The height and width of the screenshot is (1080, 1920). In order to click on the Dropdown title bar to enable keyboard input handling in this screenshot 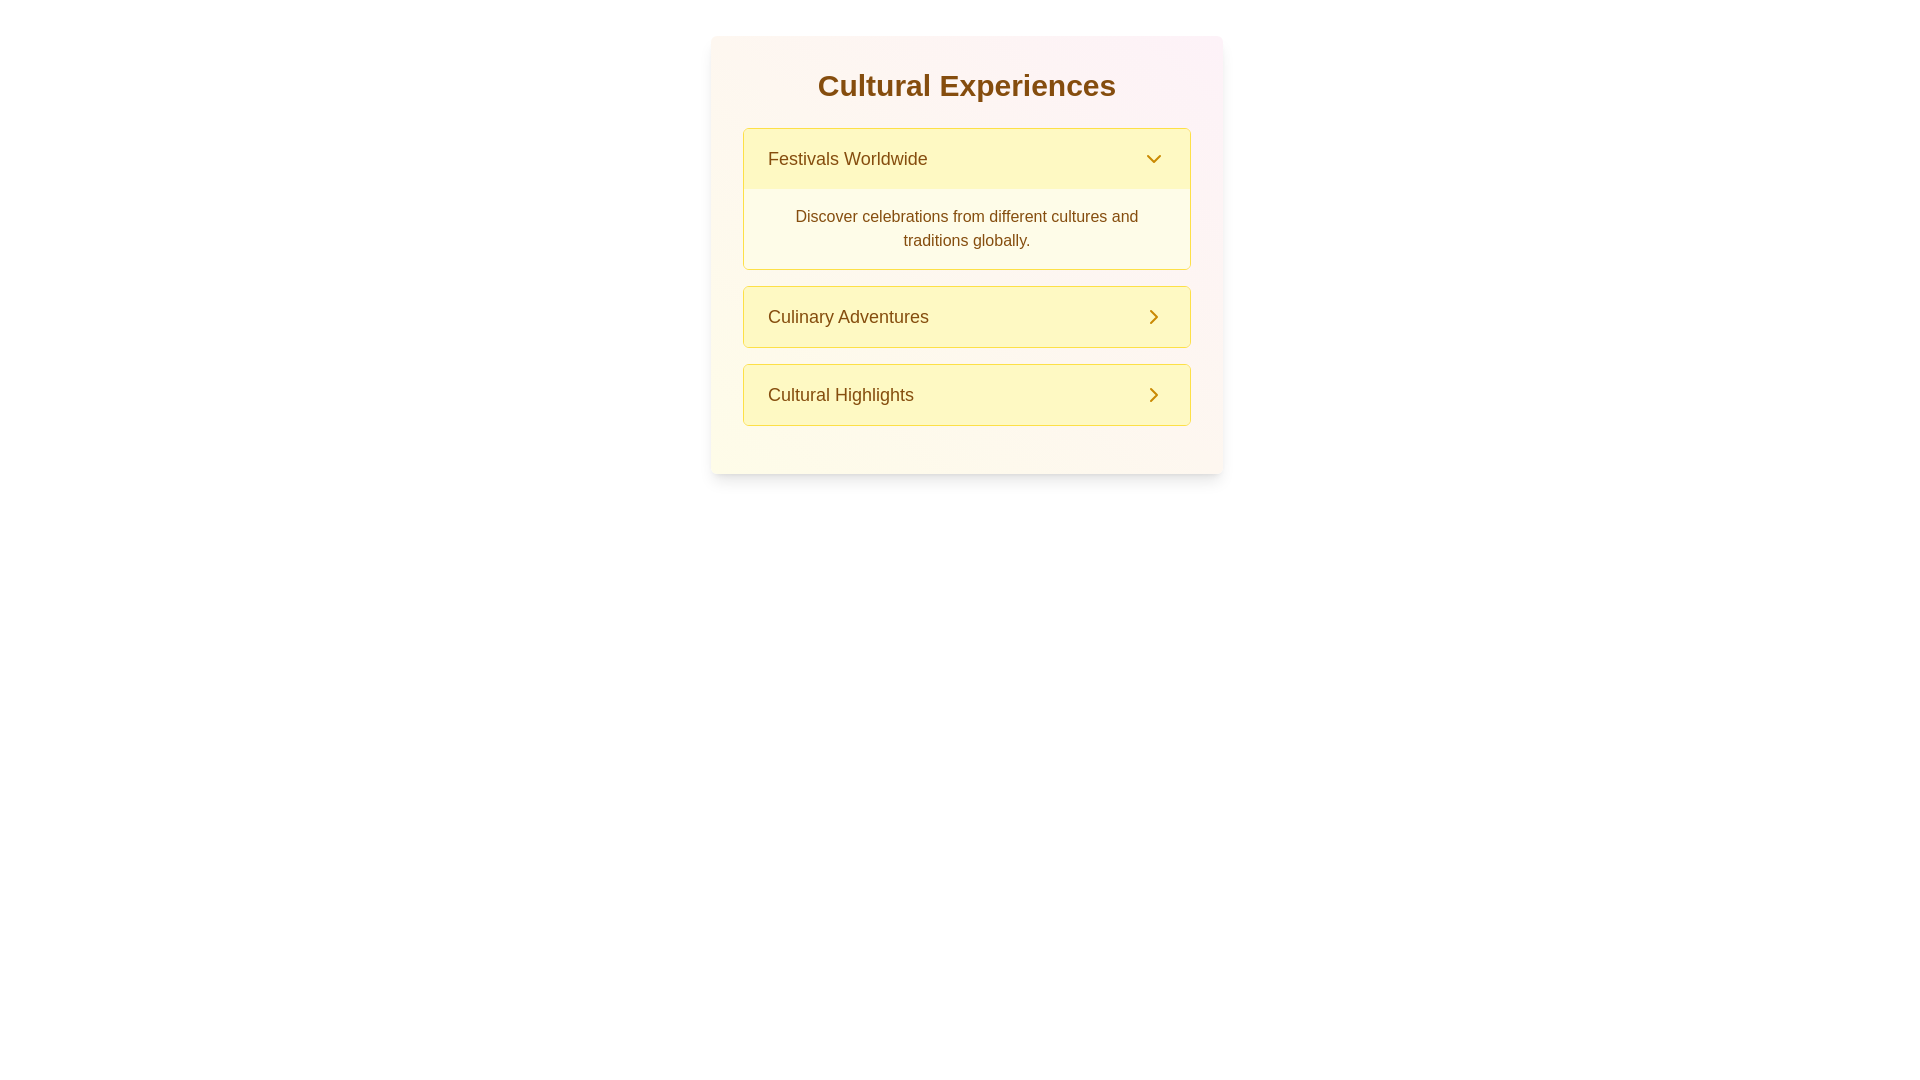, I will do `click(966, 157)`.